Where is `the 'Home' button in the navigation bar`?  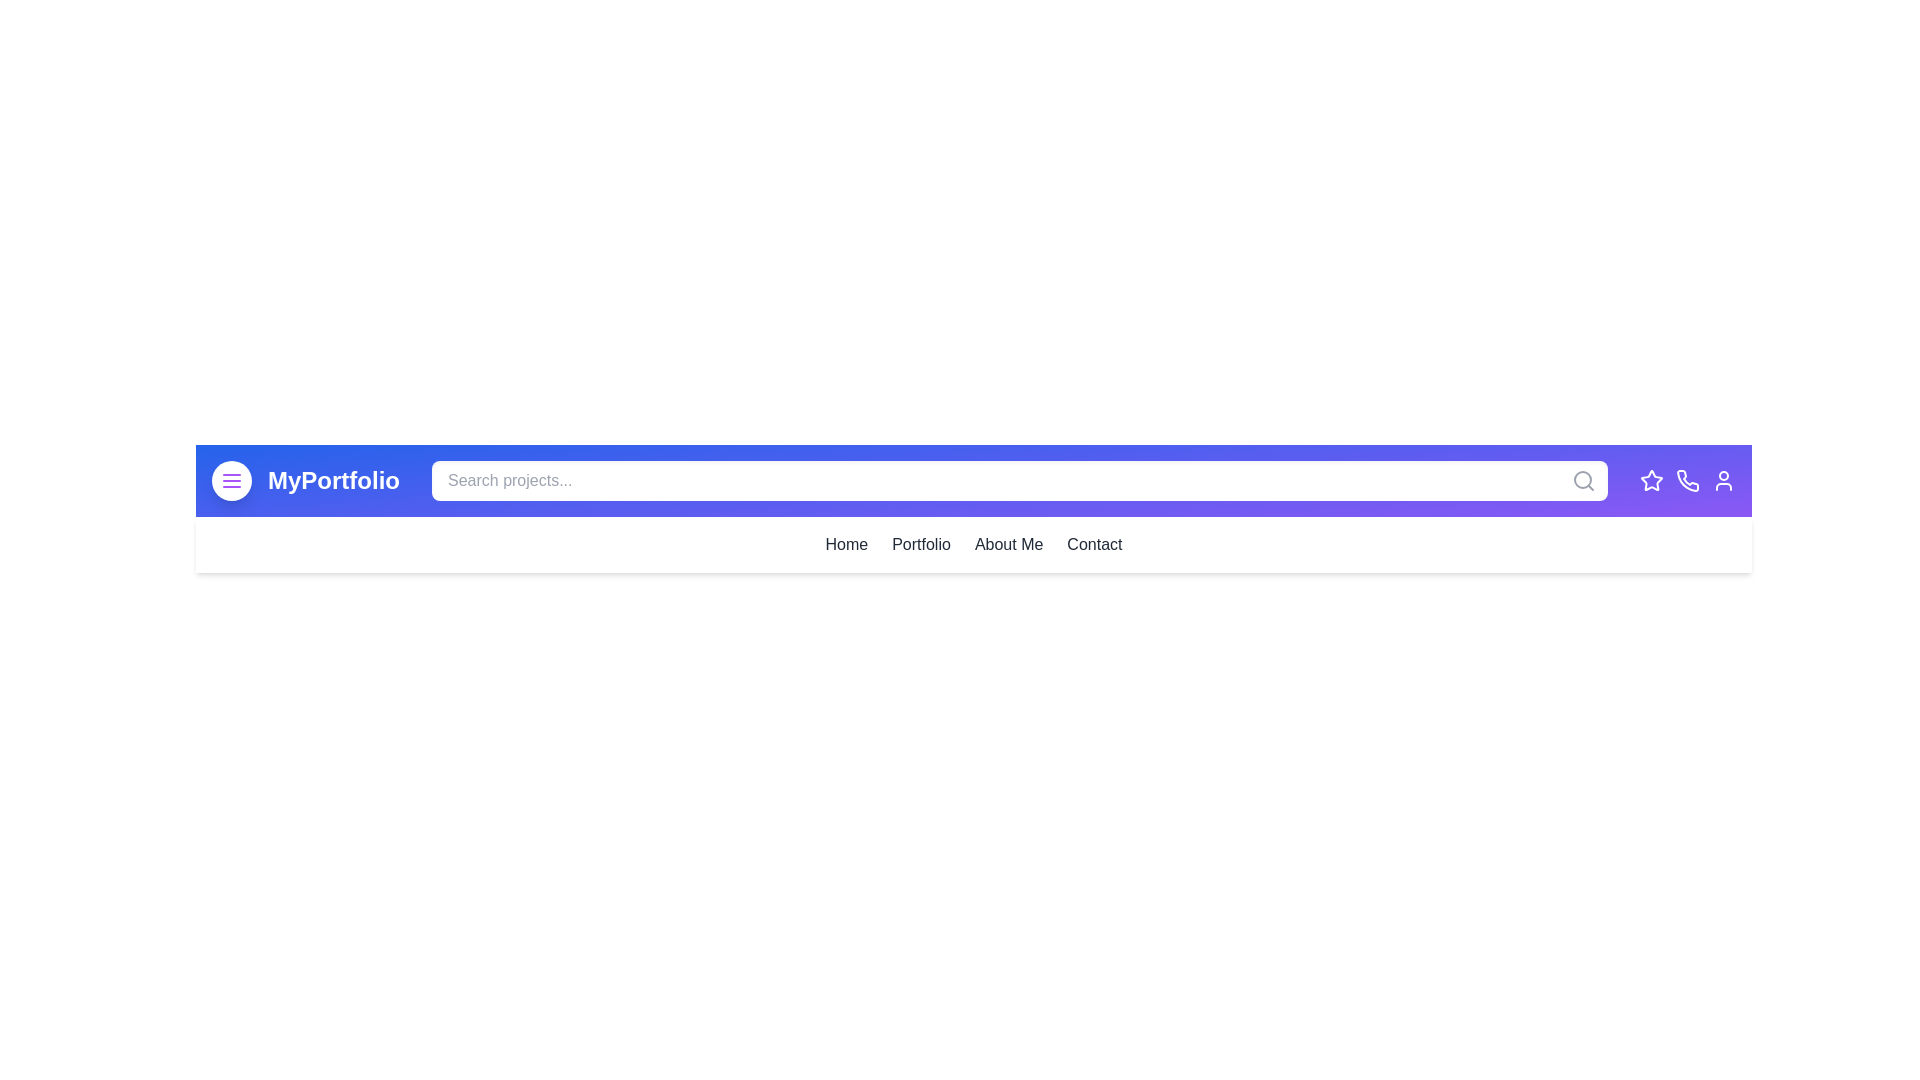 the 'Home' button in the navigation bar is located at coordinates (845, 544).